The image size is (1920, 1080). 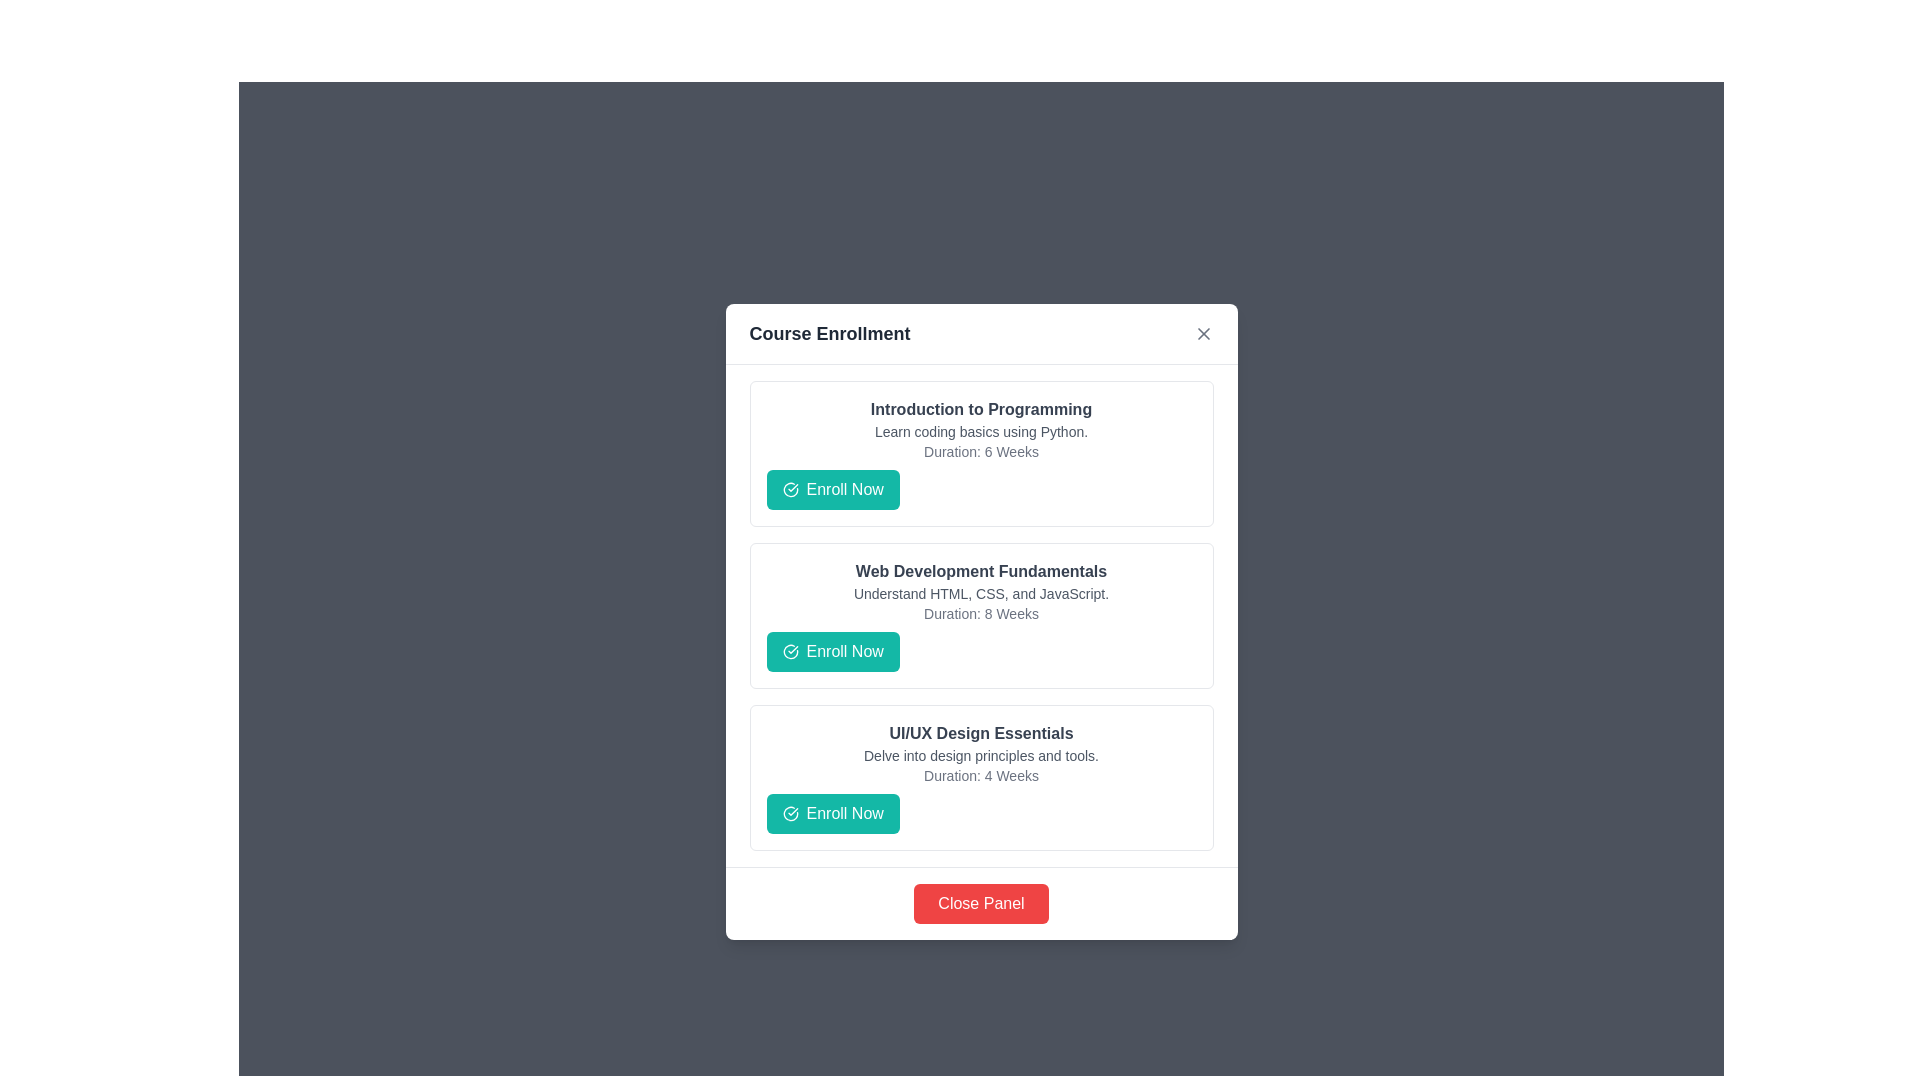 I want to click on the bold header text reading 'Course Enrollment', which is prominently displayed in dark gray at the top section of the modal window, so click(x=830, y=333).